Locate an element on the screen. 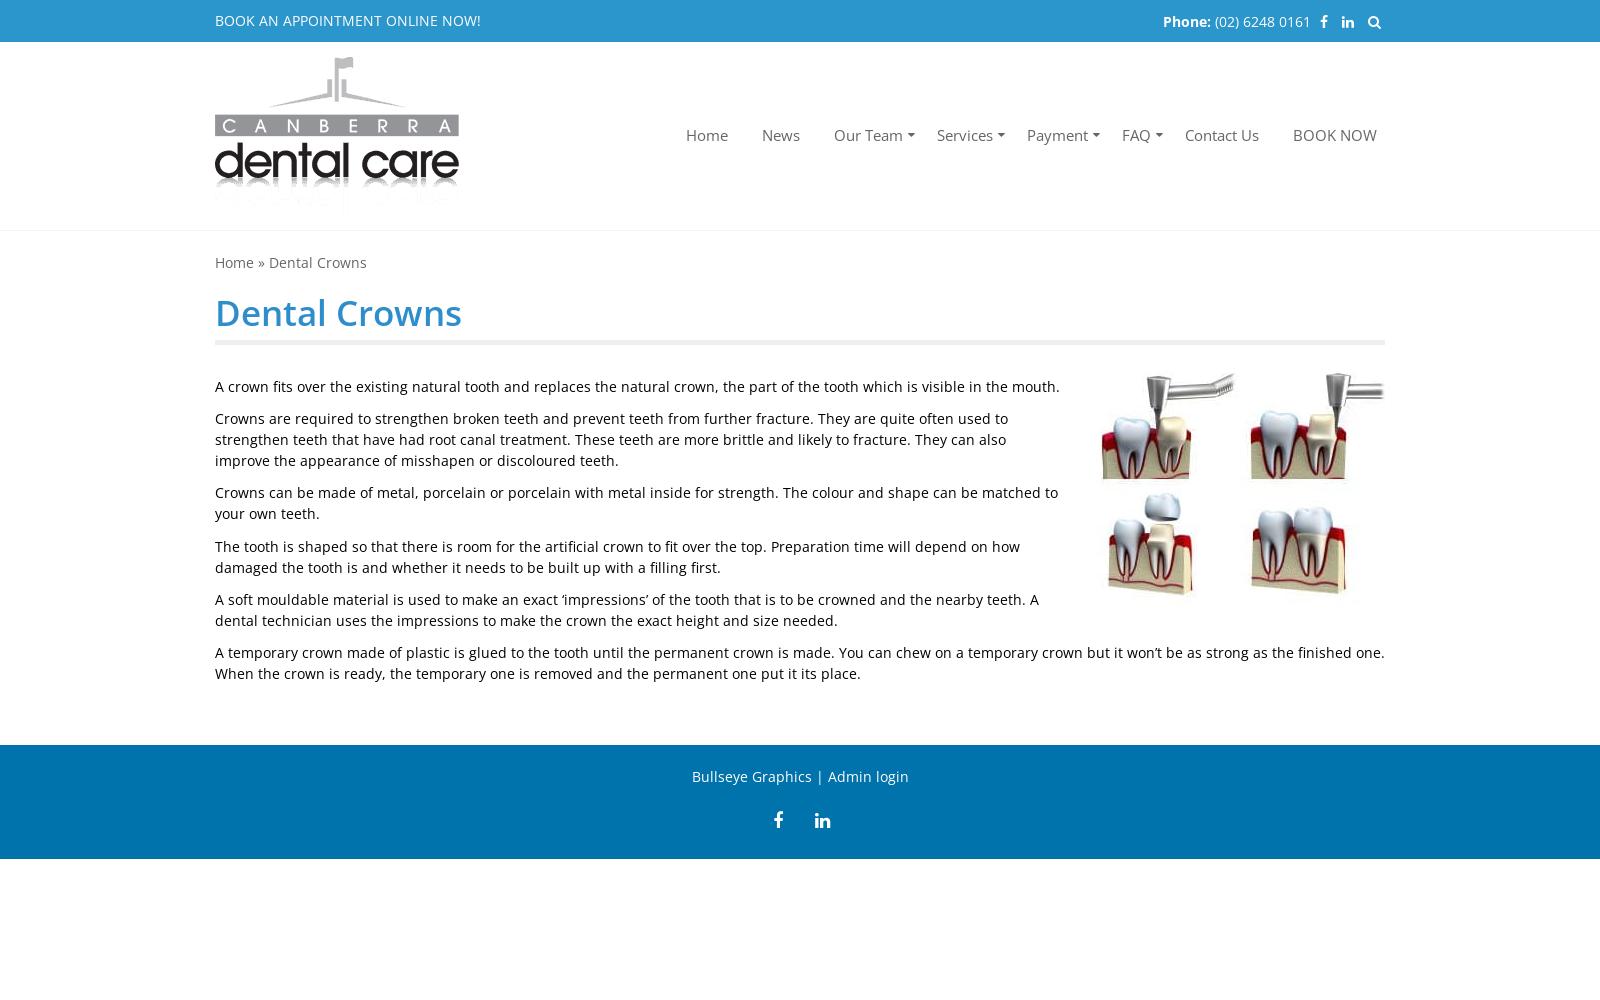  'Forms' is located at coordinates (1137, 197).